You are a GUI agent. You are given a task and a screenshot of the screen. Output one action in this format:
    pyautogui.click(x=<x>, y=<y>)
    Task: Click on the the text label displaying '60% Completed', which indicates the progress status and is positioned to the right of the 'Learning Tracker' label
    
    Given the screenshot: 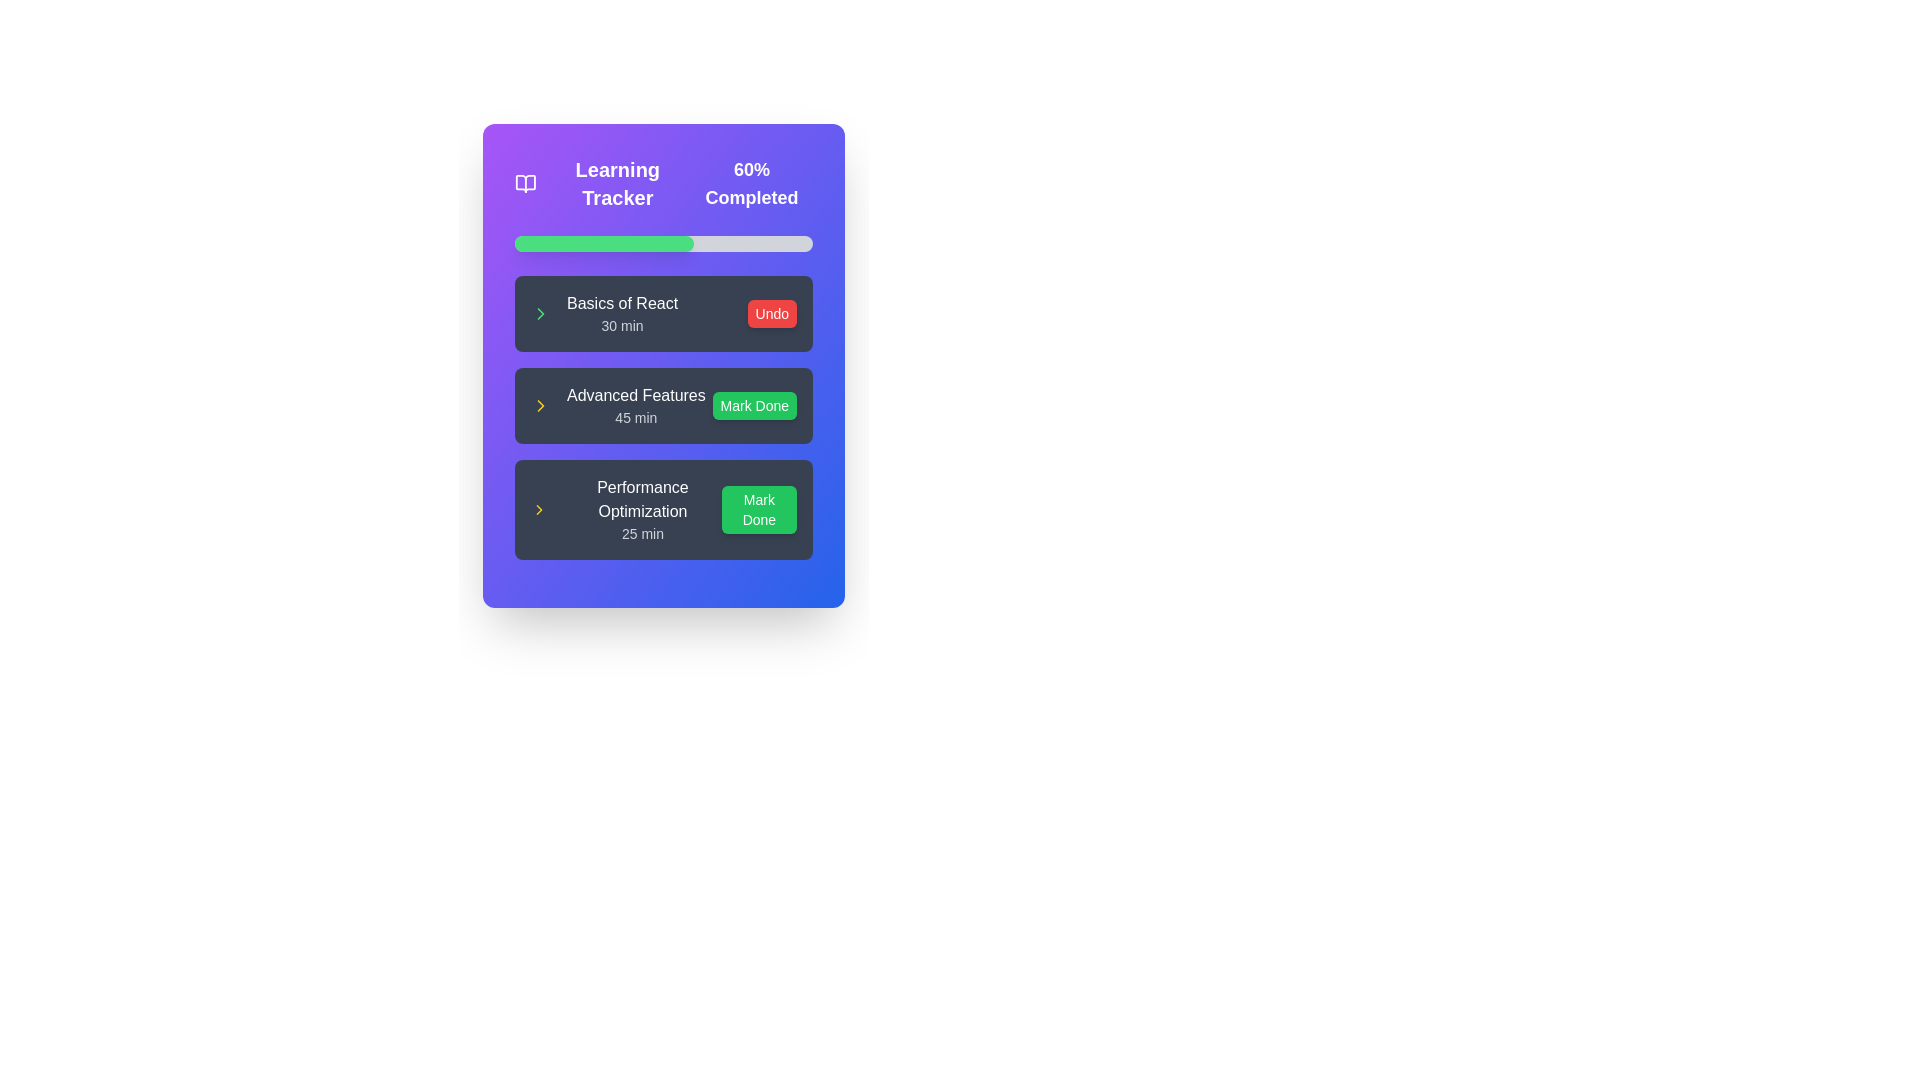 What is the action you would take?
    pyautogui.click(x=750, y=184)
    